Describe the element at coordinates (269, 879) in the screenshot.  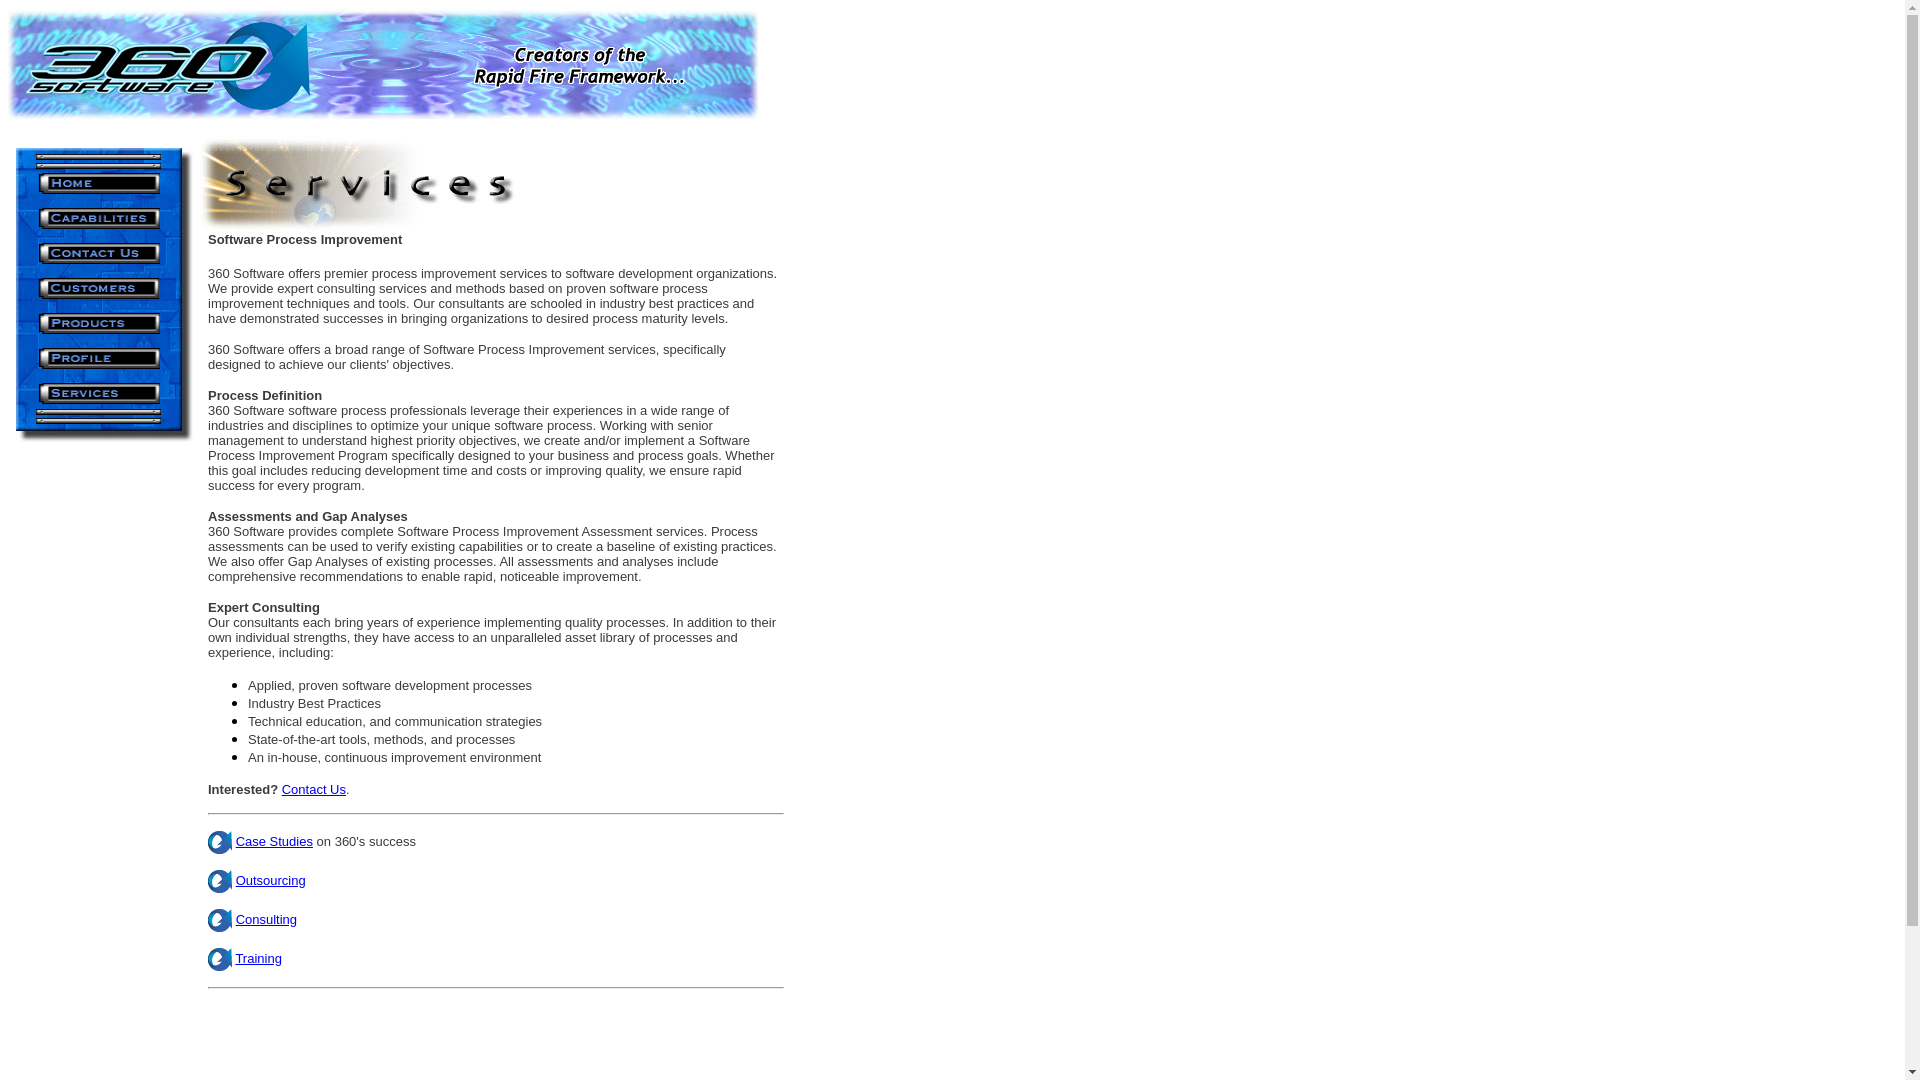
I see `'Outsourcing'` at that location.